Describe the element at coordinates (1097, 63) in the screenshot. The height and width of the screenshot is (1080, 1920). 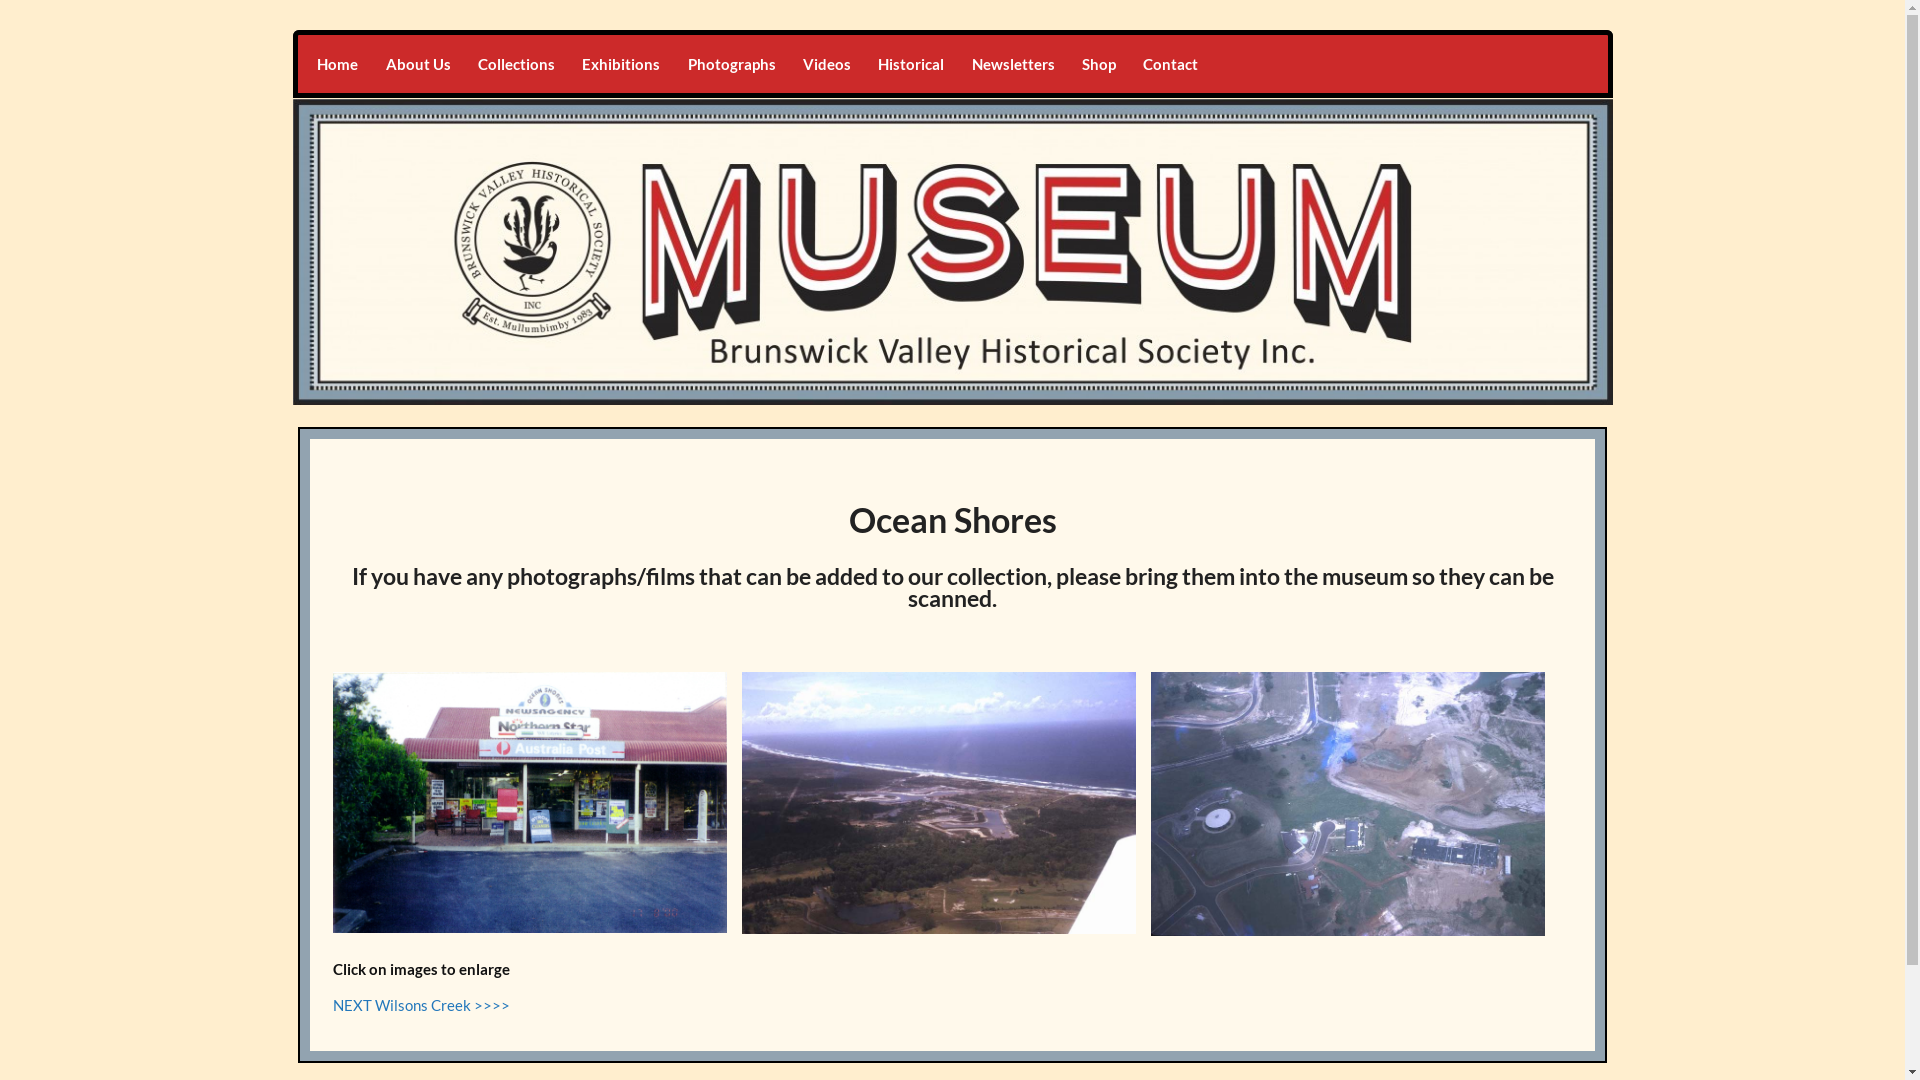
I see `'Shop'` at that location.